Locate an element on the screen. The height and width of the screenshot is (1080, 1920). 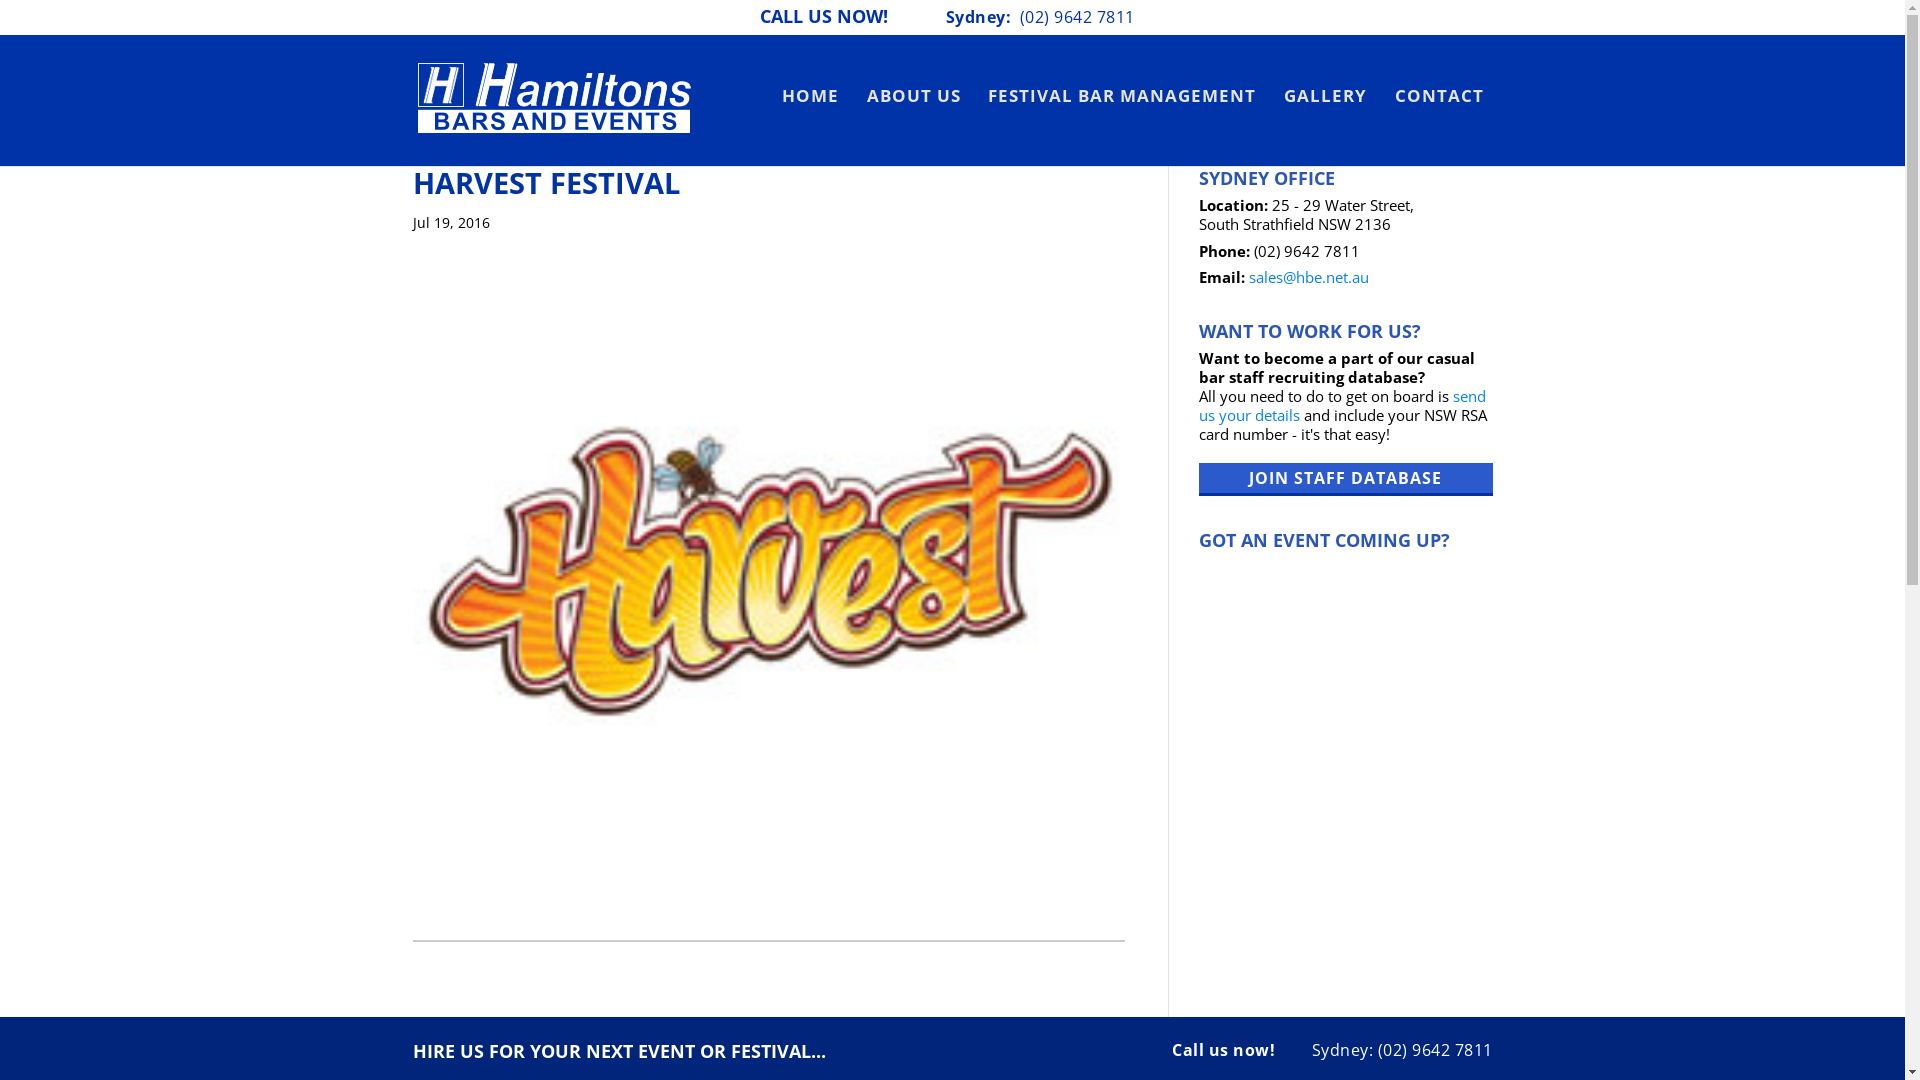
'CONTACT' is located at coordinates (1438, 98).